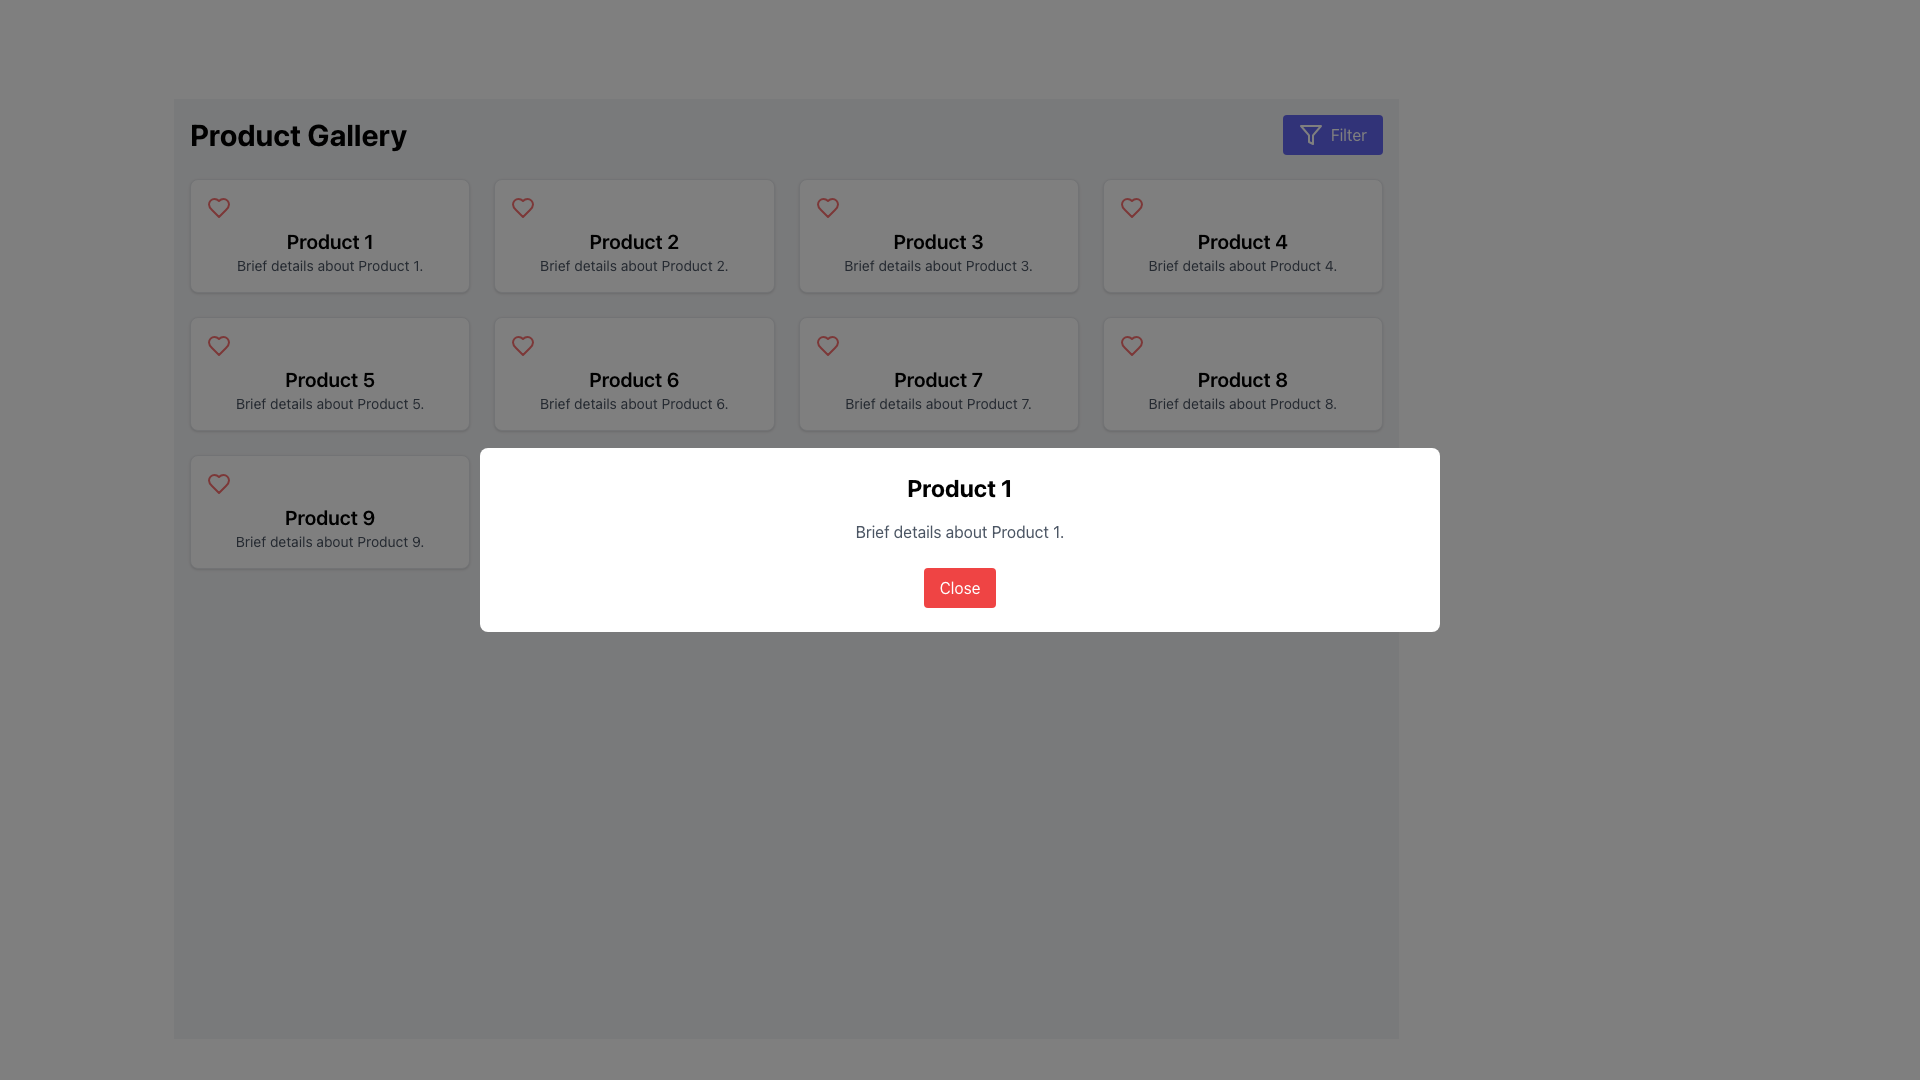  I want to click on the Card element presenting a product summary that displays 'Product 8' with a heart-shaped icon in the upper left corner, so click(1241, 374).